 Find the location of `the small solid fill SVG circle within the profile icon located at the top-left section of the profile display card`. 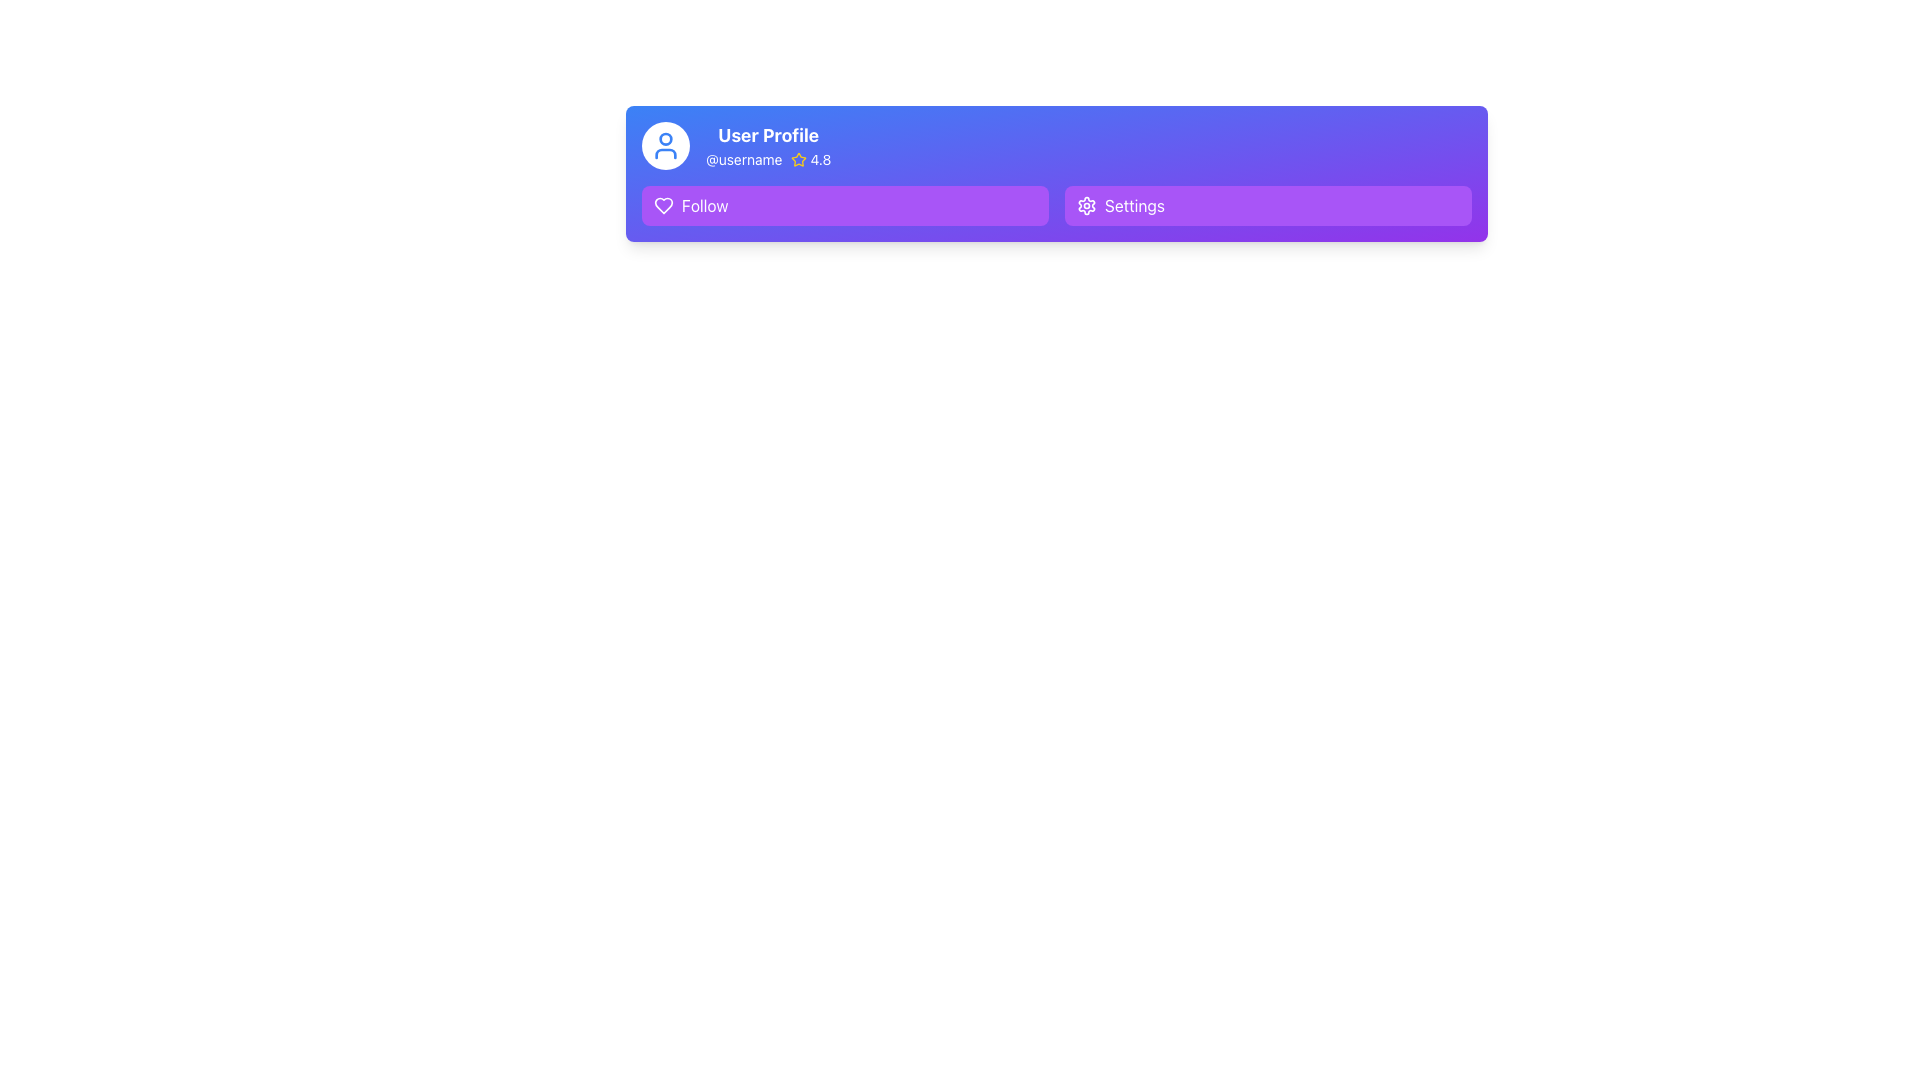

the small solid fill SVG circle within the profile icon located at the top-left section of the profile display card is located at coordinates (666, 137).